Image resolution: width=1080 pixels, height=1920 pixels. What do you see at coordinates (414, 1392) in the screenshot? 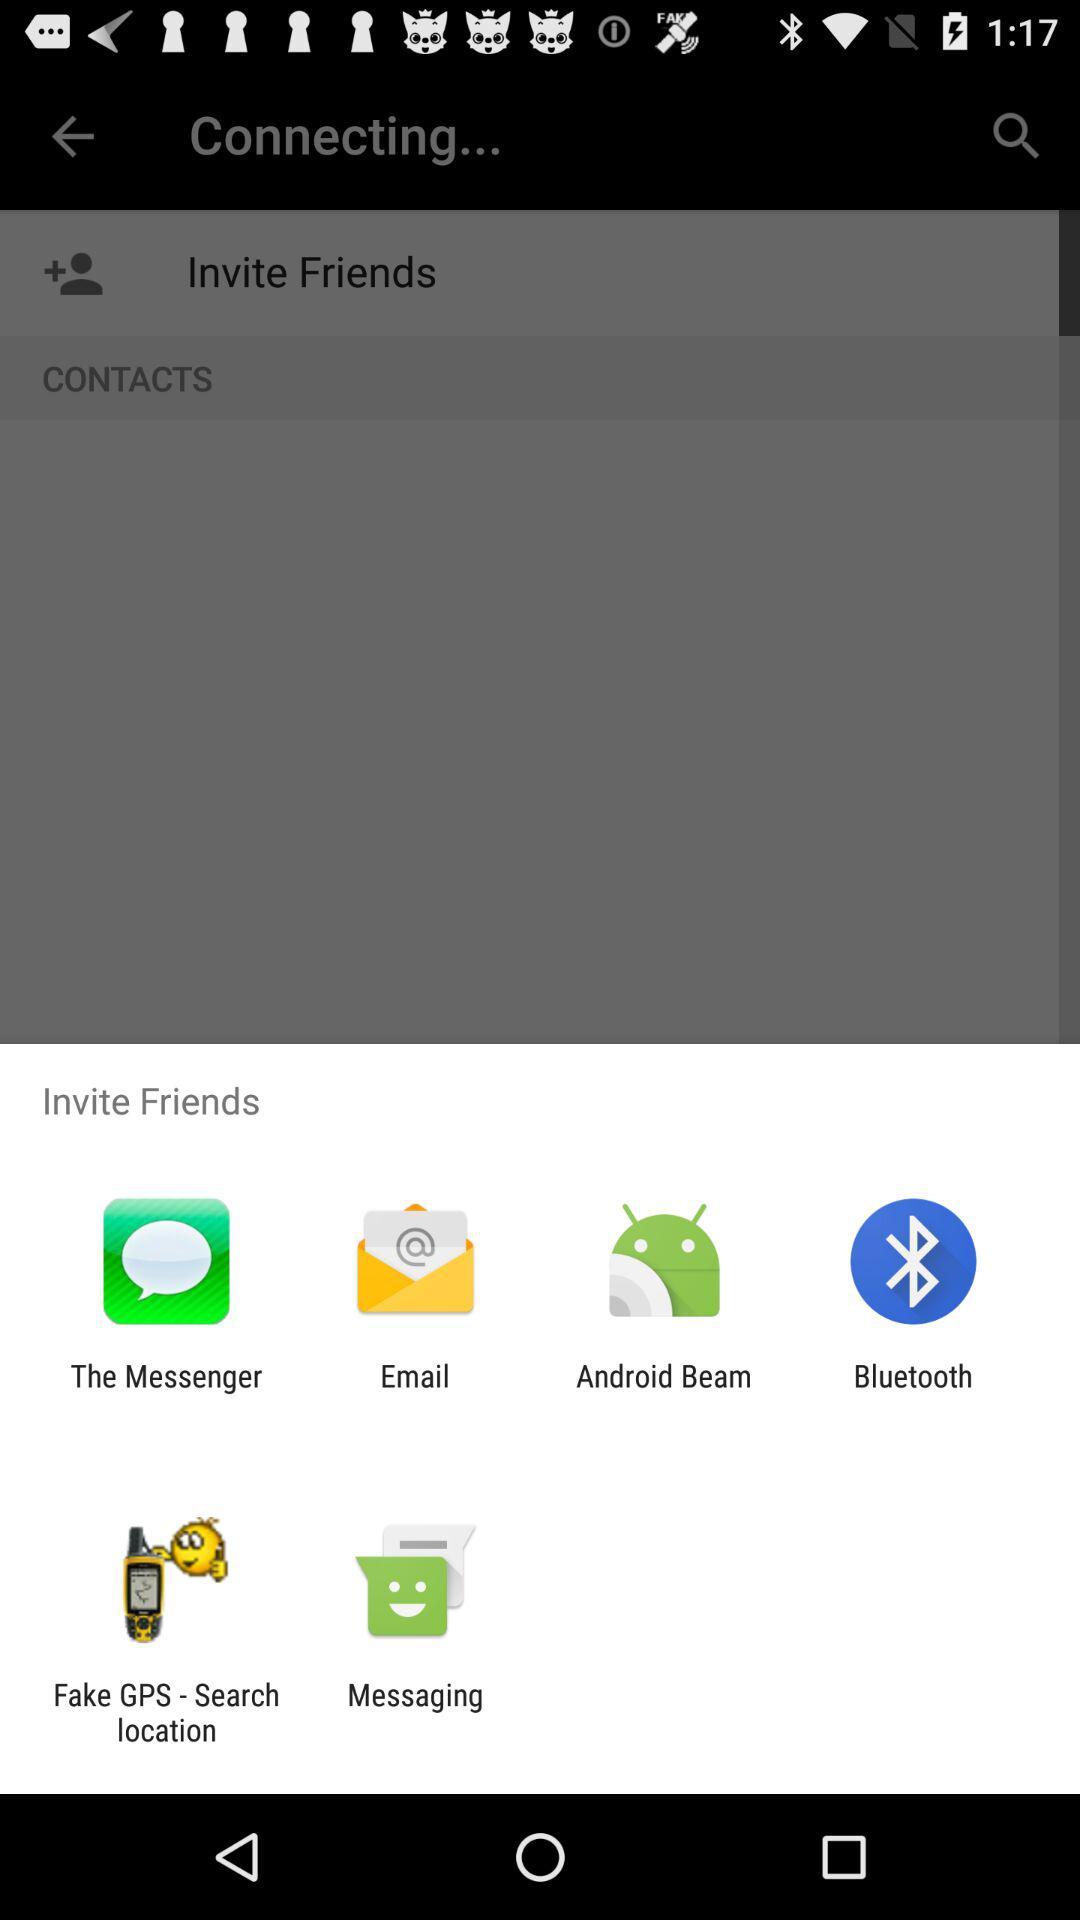
I see `the app next to the the messenger app` at bounding box center [414, 1392].